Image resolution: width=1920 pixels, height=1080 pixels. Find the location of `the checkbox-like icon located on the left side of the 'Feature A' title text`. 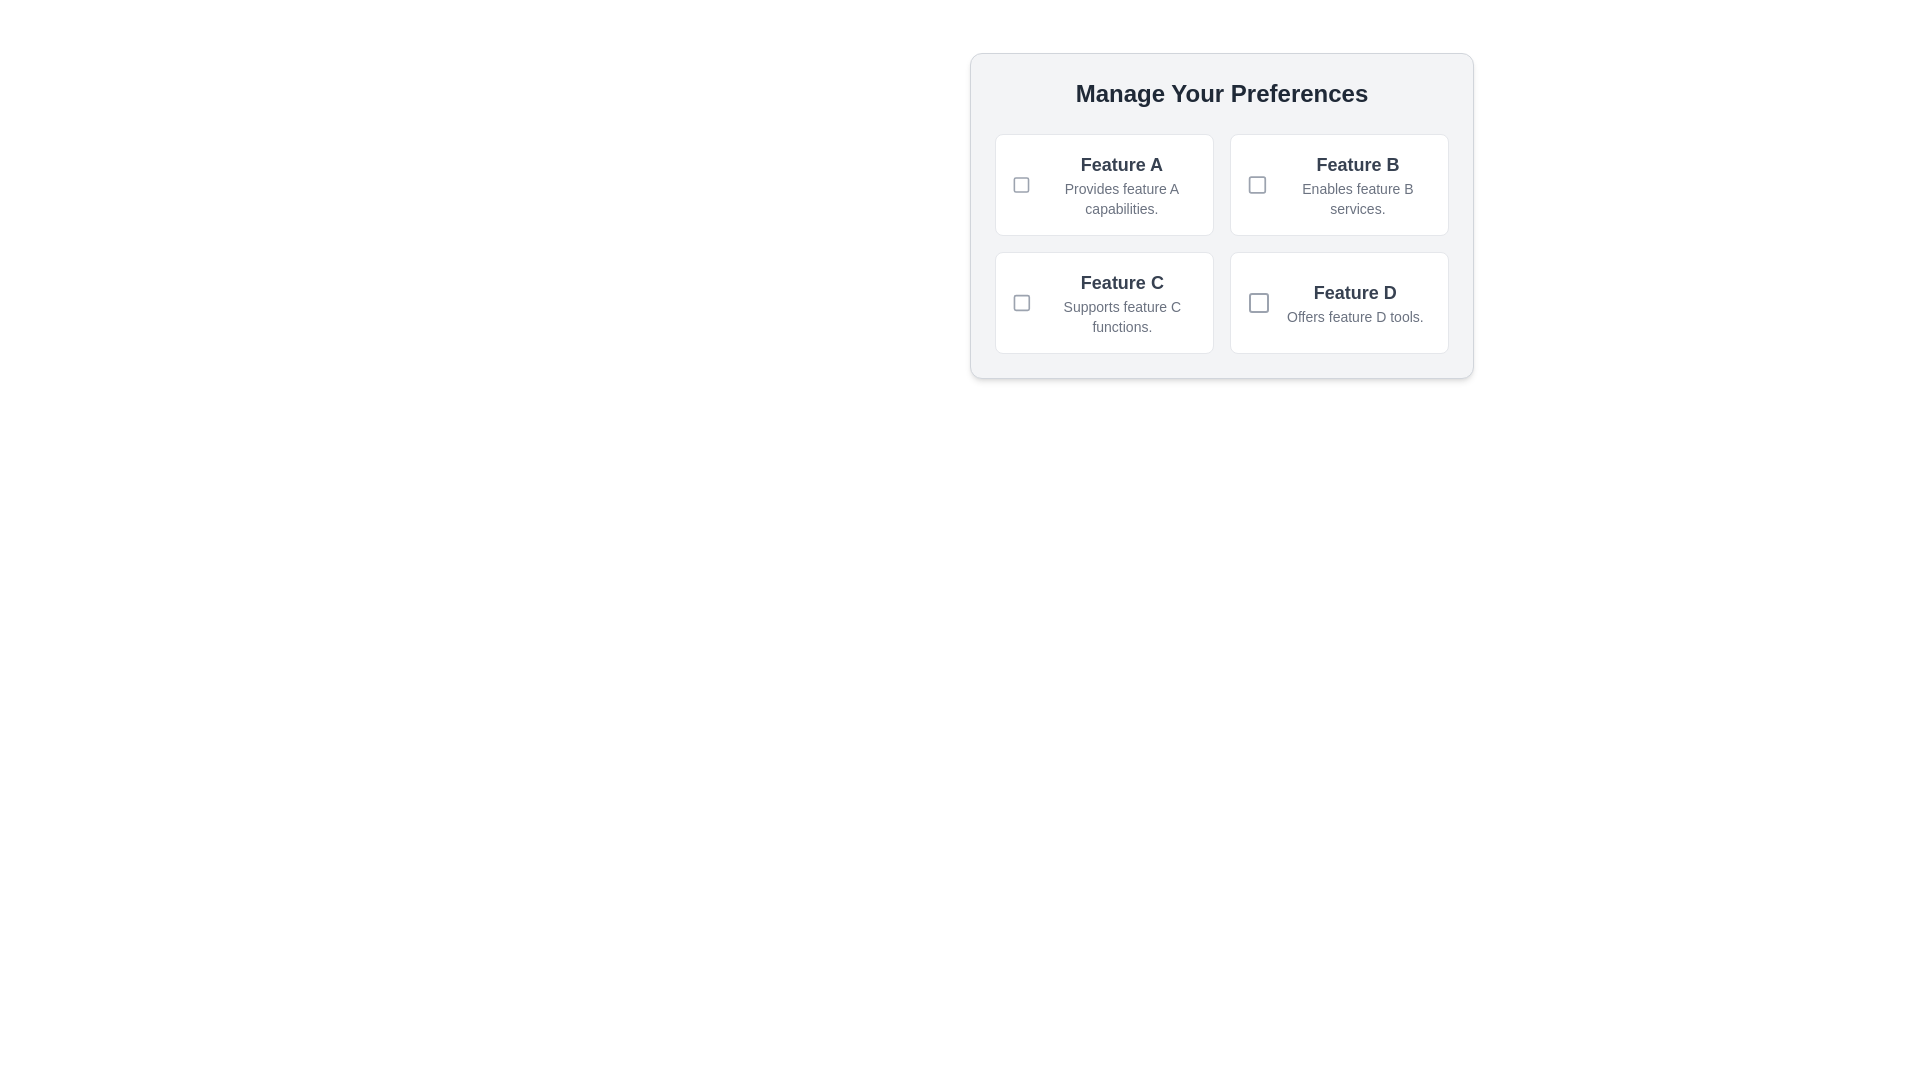

the checkbox-like icon located on the left side of the 'Feature A' title text is located at coordinates (1021, 185).